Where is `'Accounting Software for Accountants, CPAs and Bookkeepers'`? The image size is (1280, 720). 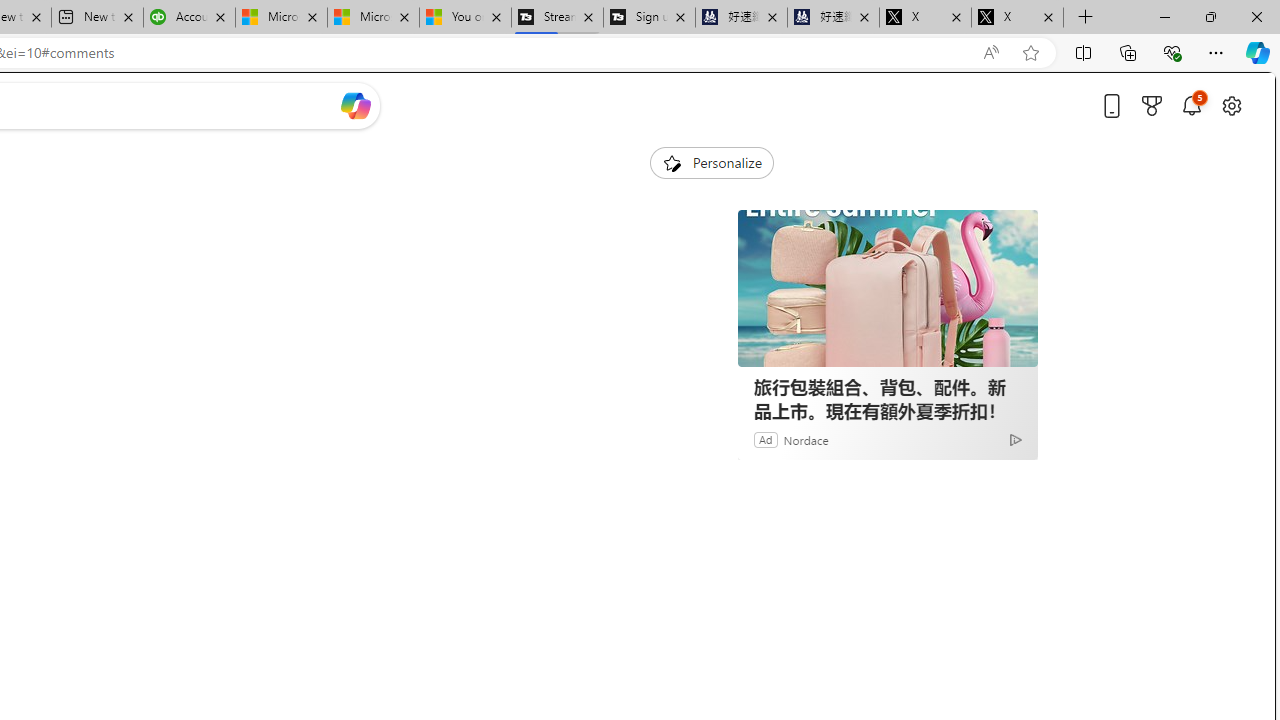
'Accounting Software for Accountants, CPAs and Bookkeepers' is located at coordinates (189, 17).